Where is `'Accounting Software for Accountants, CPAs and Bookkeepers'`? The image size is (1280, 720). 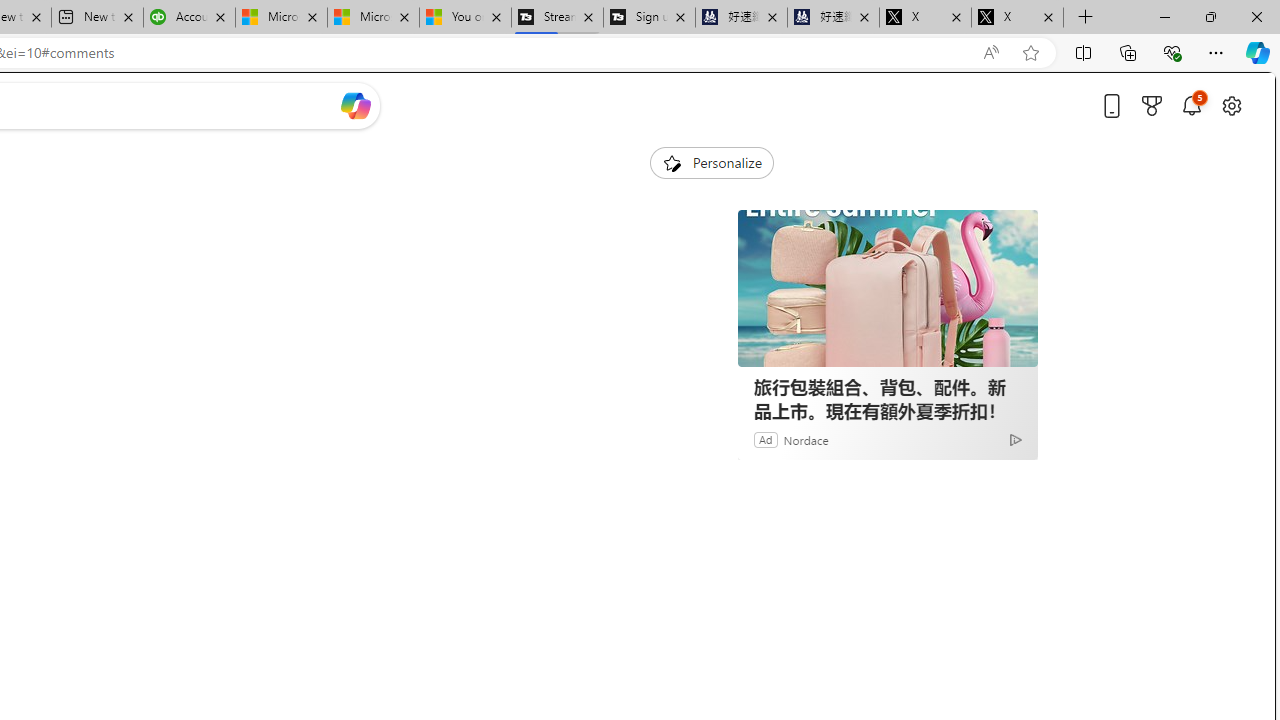
'Accounting Software for Accountants, CPAs and Bookkeepers' is located at coordinates (189, 17).